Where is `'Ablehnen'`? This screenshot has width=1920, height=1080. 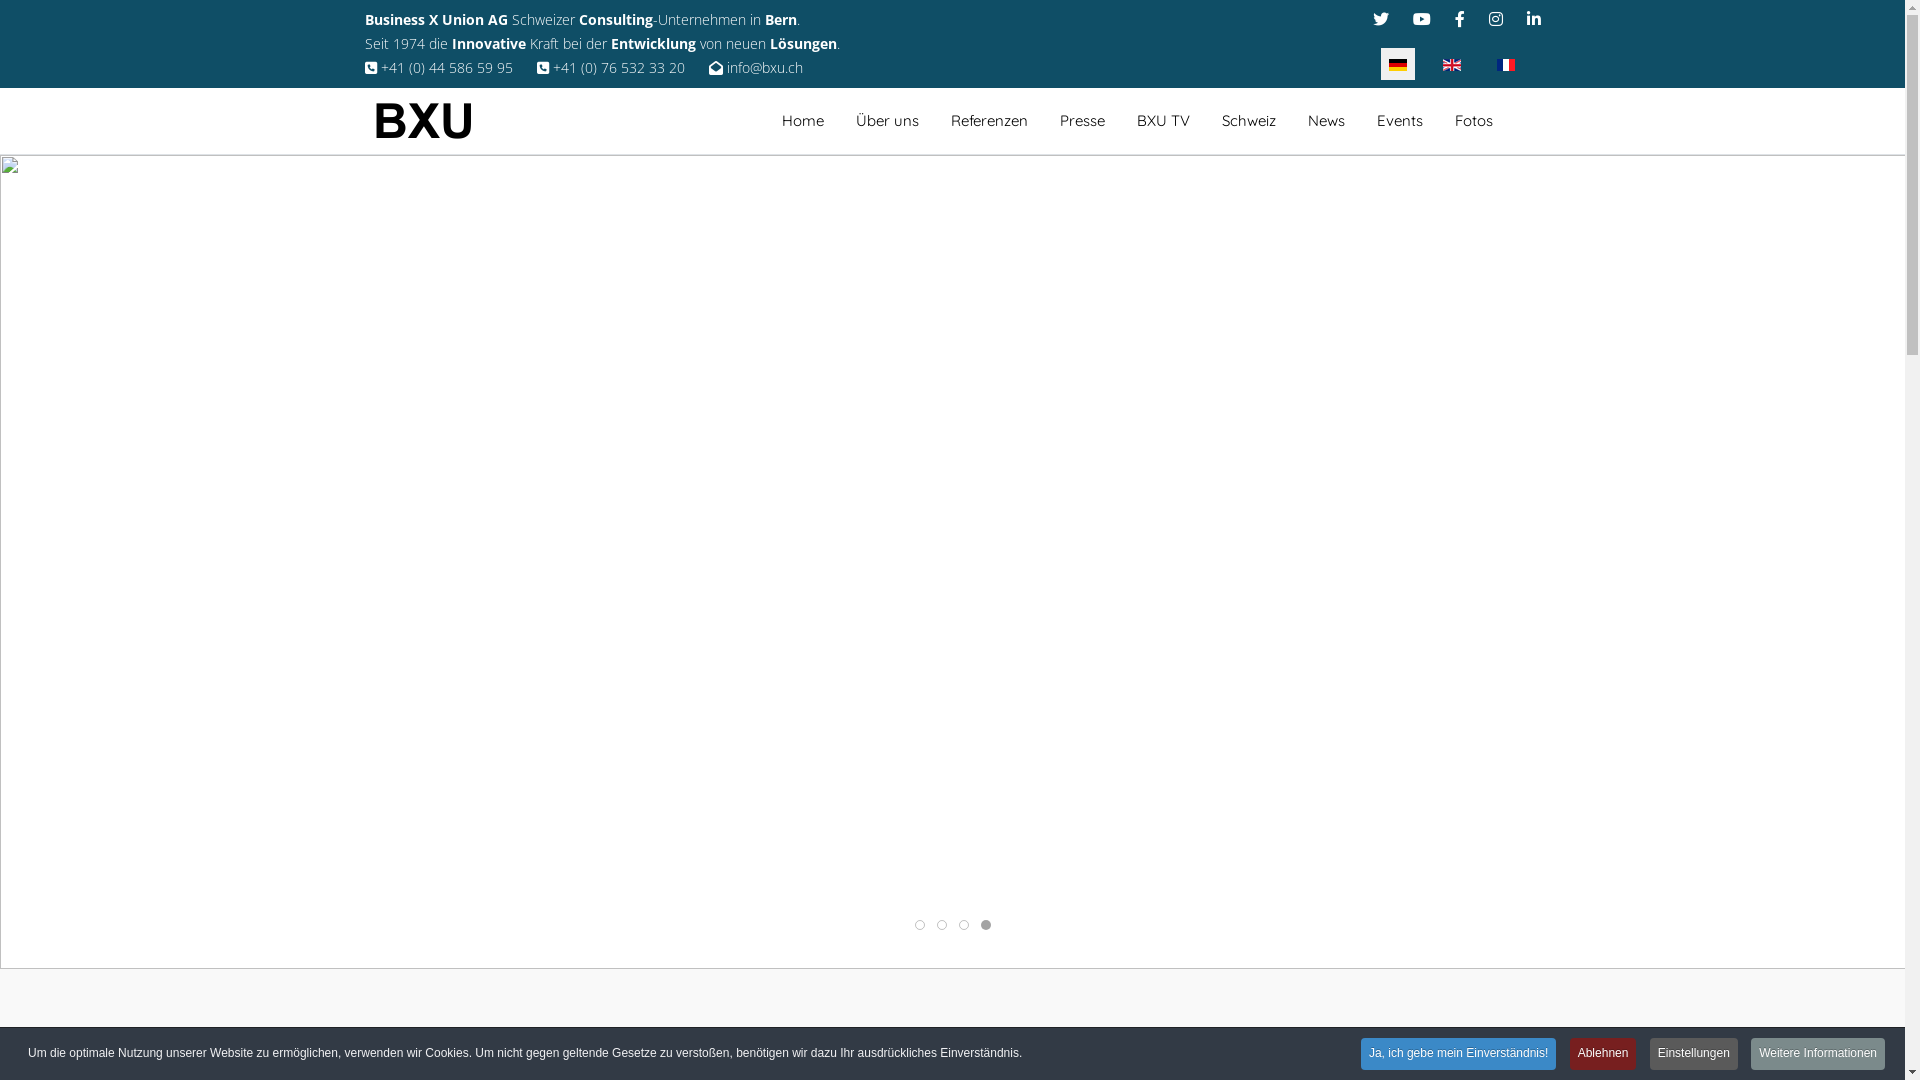 'Ablehnen' is located at coordinates (1603, 1052).